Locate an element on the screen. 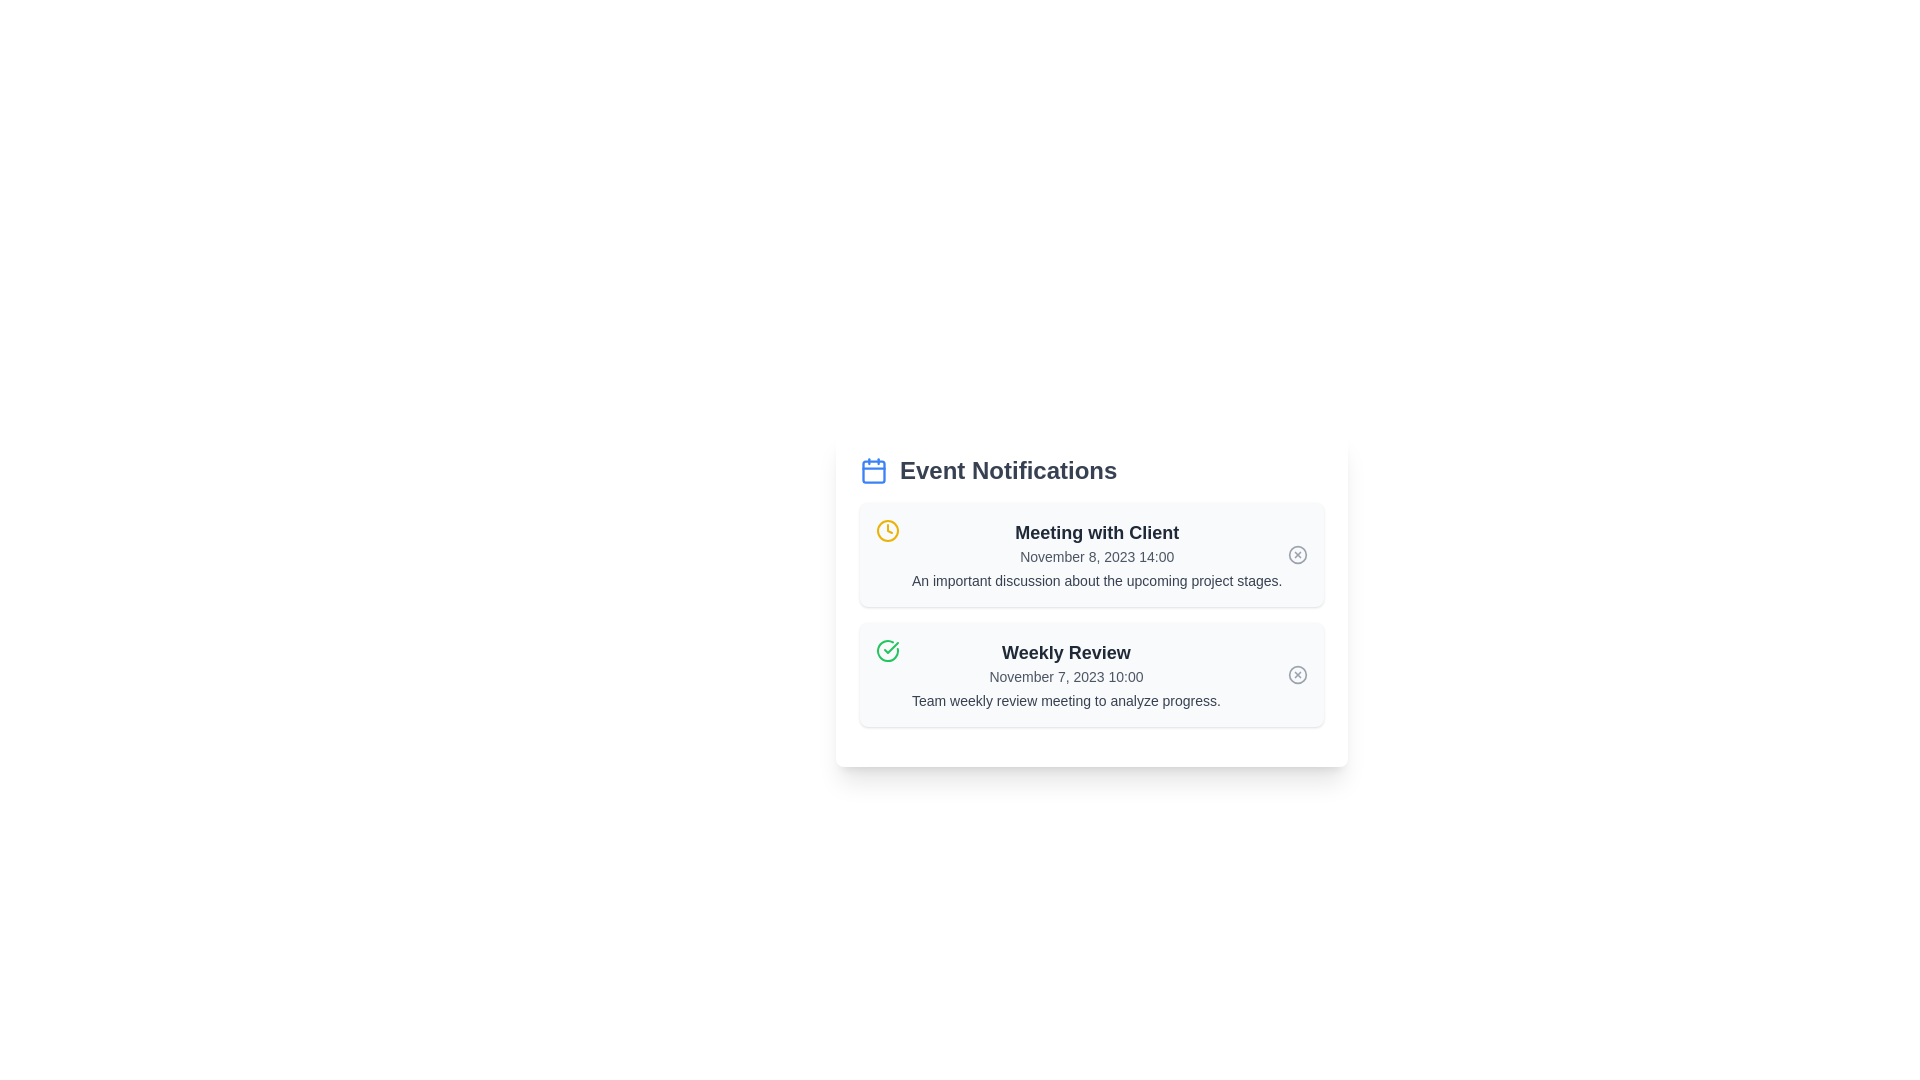 The width and height of the screenshot is (1920, 1080). delete button for the notification titled 'Meeting with Client' is located at coordinates (1297, 555).